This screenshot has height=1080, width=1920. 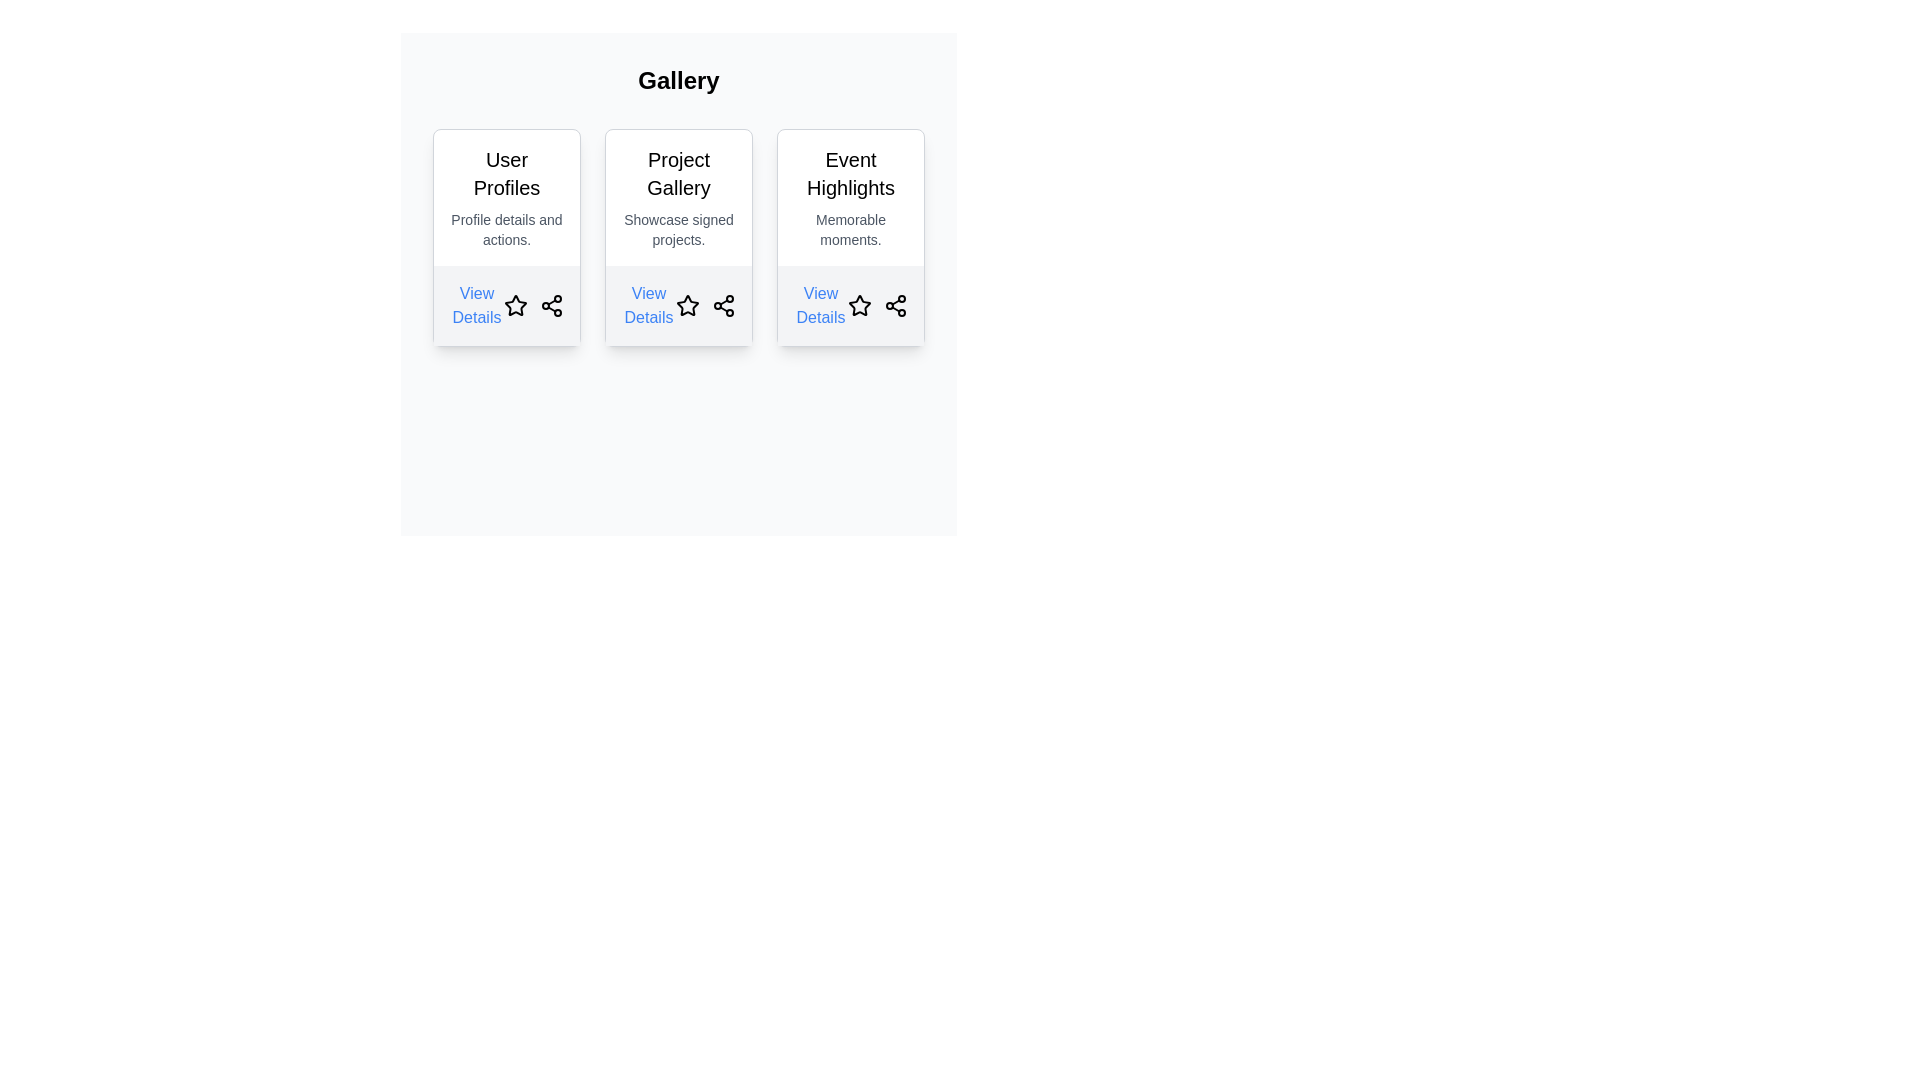 What do you see at coordinates (515, 305) in the screenshot?
I see `the star icon used for marking or rating content located immediately to the right of the 'View Details' link` at bounding box center [515, 305].